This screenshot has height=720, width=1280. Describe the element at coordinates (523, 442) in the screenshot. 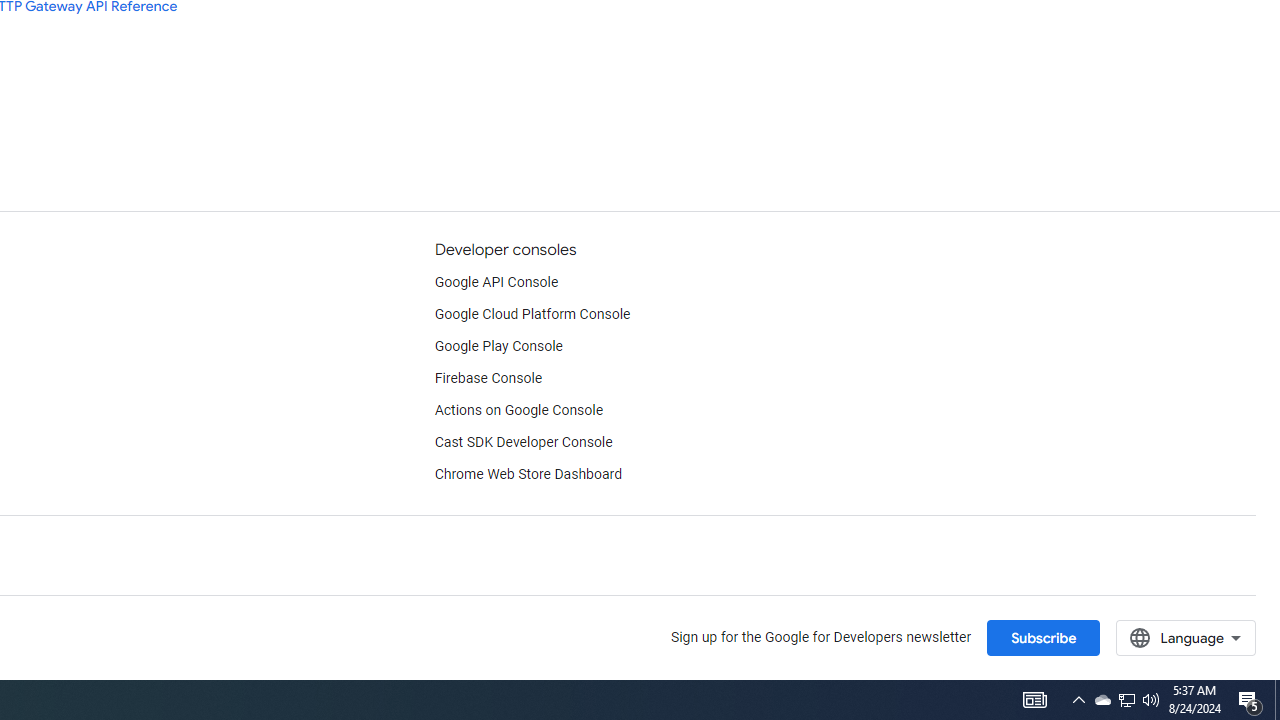

I see `'Cast SDK Developer Console'` at that location.